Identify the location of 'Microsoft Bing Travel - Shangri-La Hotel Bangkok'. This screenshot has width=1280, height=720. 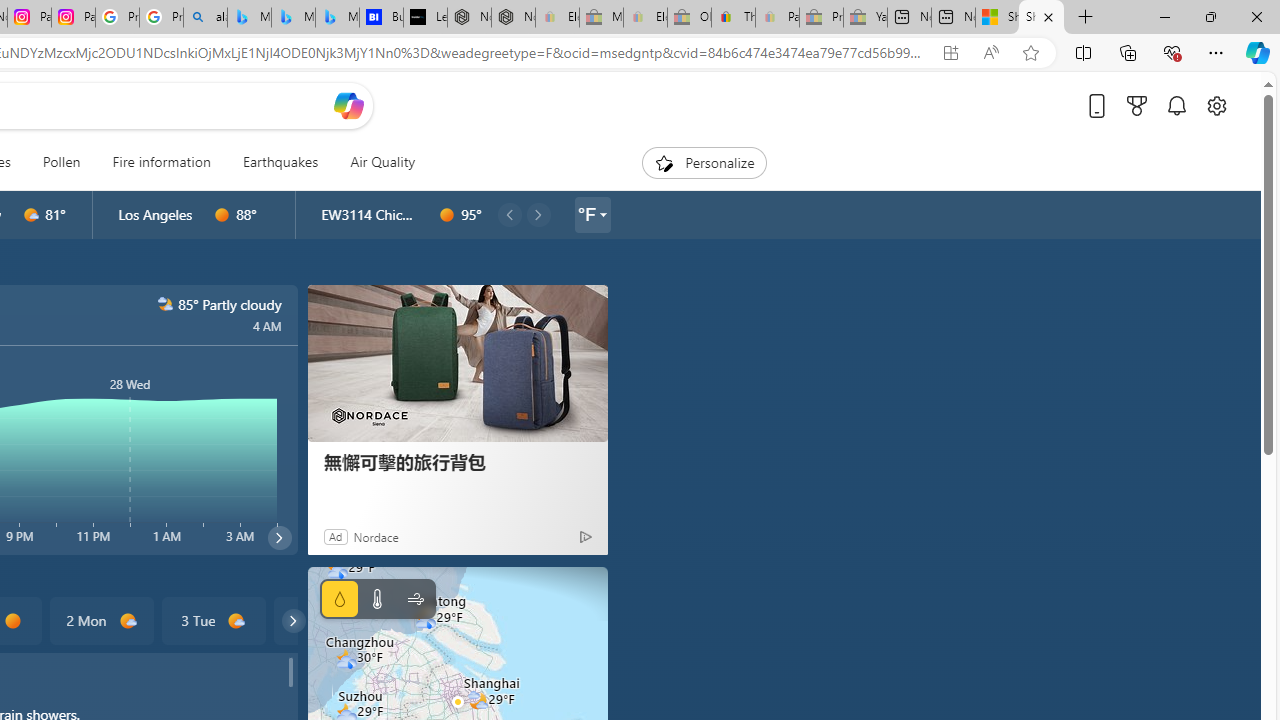
(337, 17).